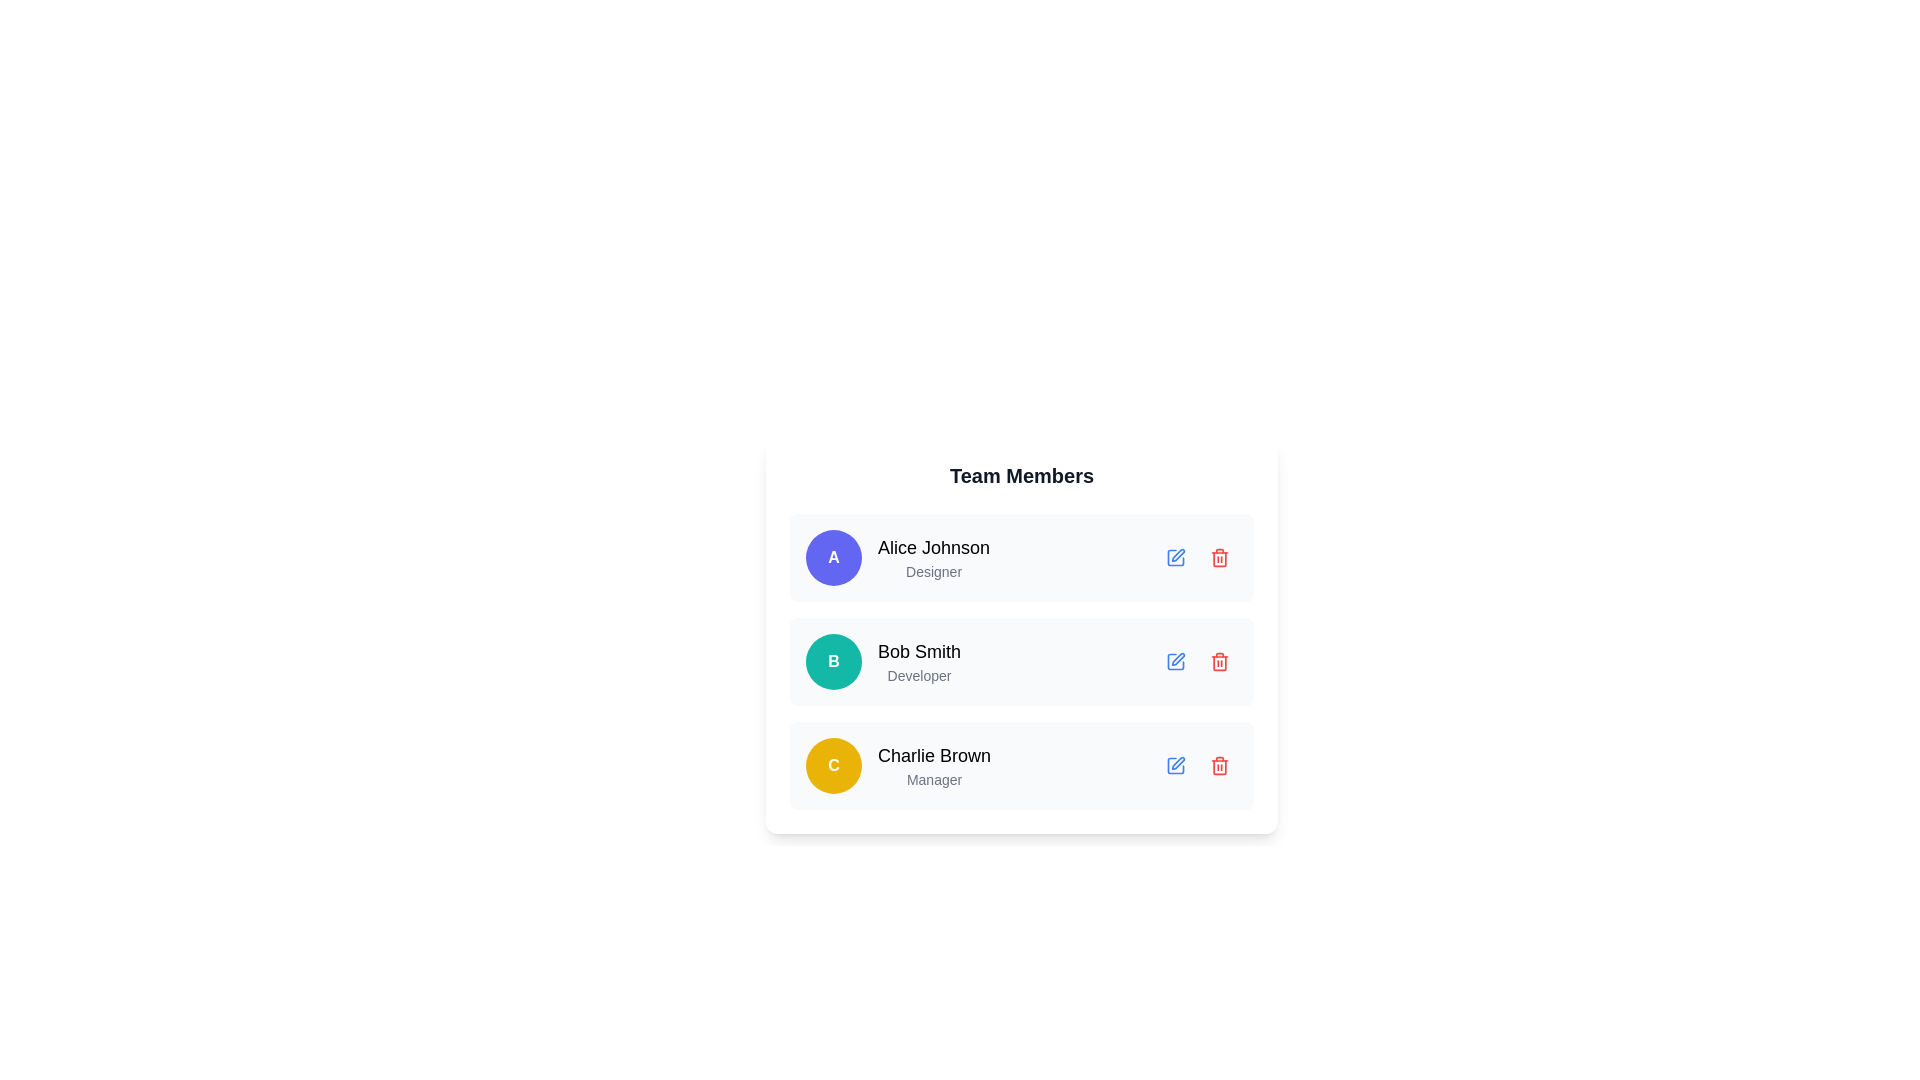 This screenshot has height=1080, width=1920. Describe the element at coordinates (933, 558) in the screenshot. I see `the first Text Label displaying the name and role of a team member, which is part of a vertically stacked list and located next to a circular avatar` at that location.